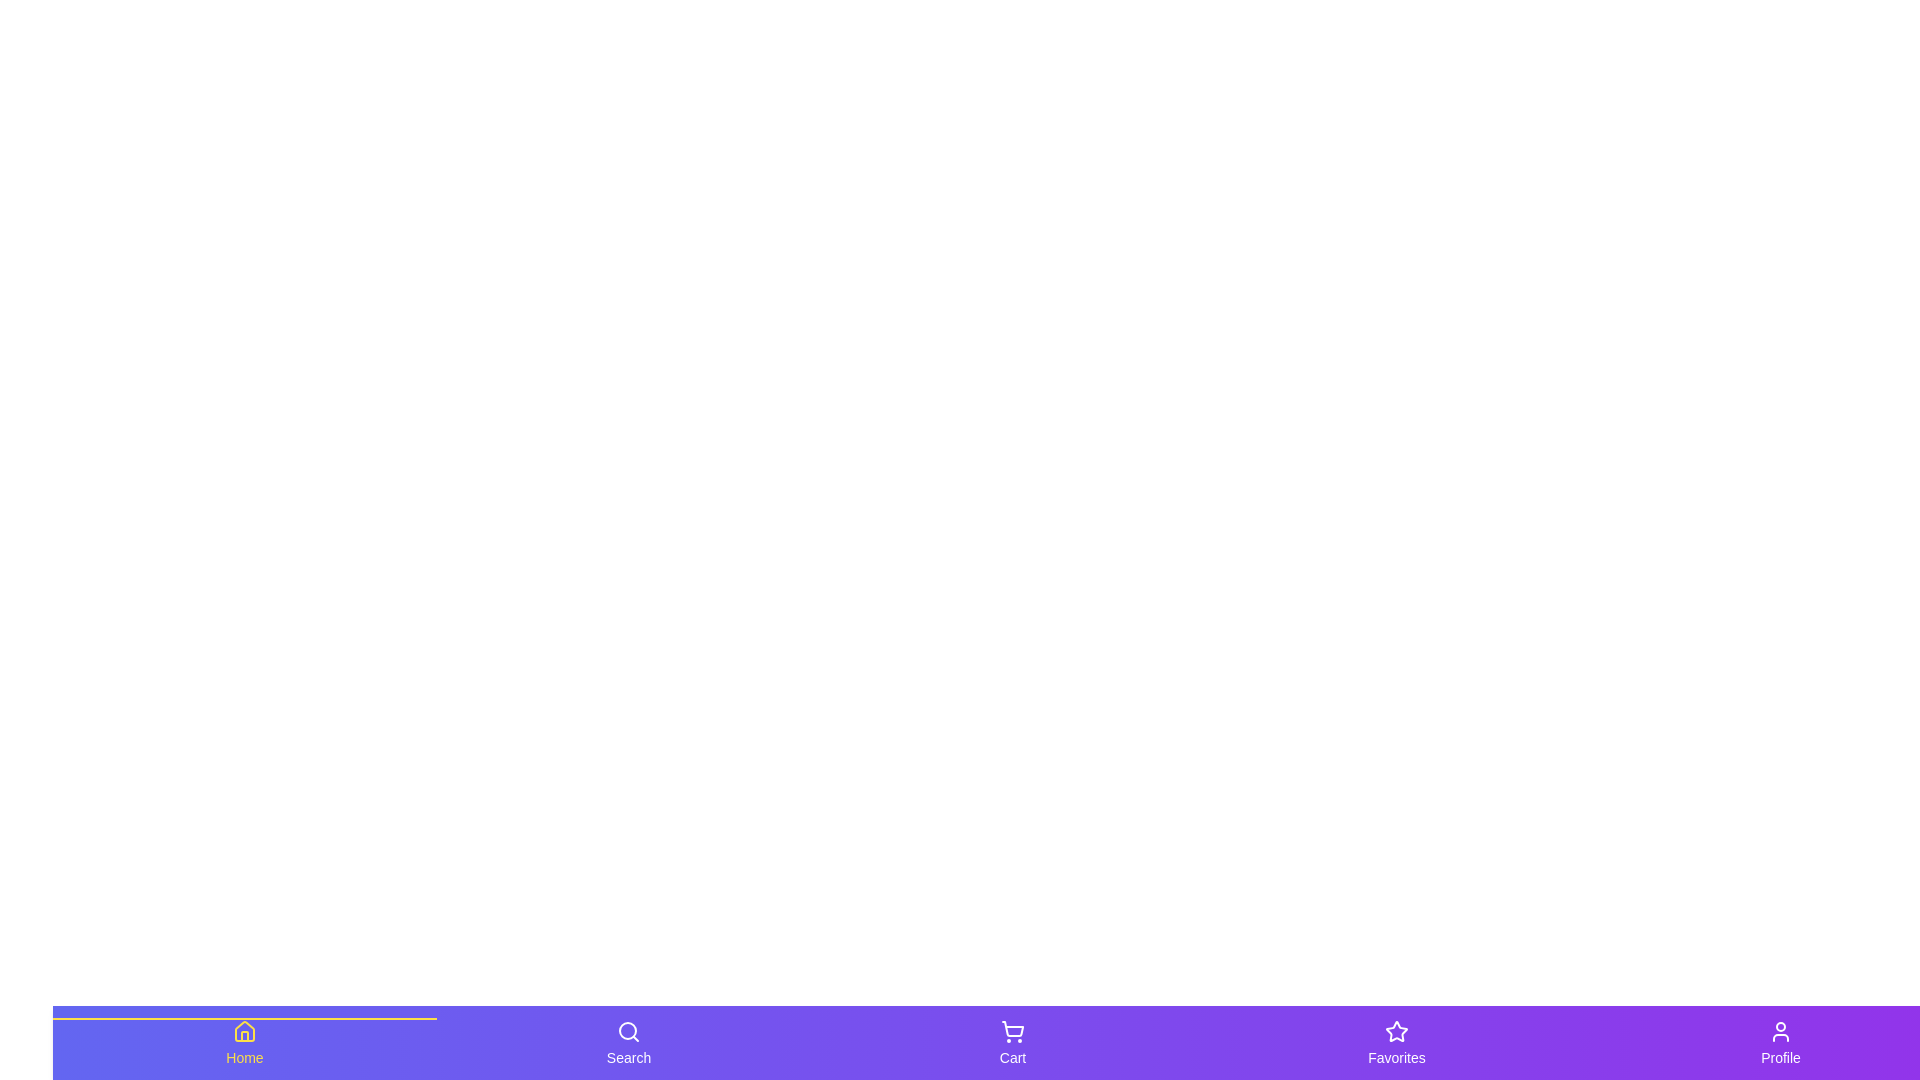  What do you see at coordinates (1395, 1041) in the screenshot?
I see `the navigation tab labeled Favorites` at bounding box center [1395, 1041].